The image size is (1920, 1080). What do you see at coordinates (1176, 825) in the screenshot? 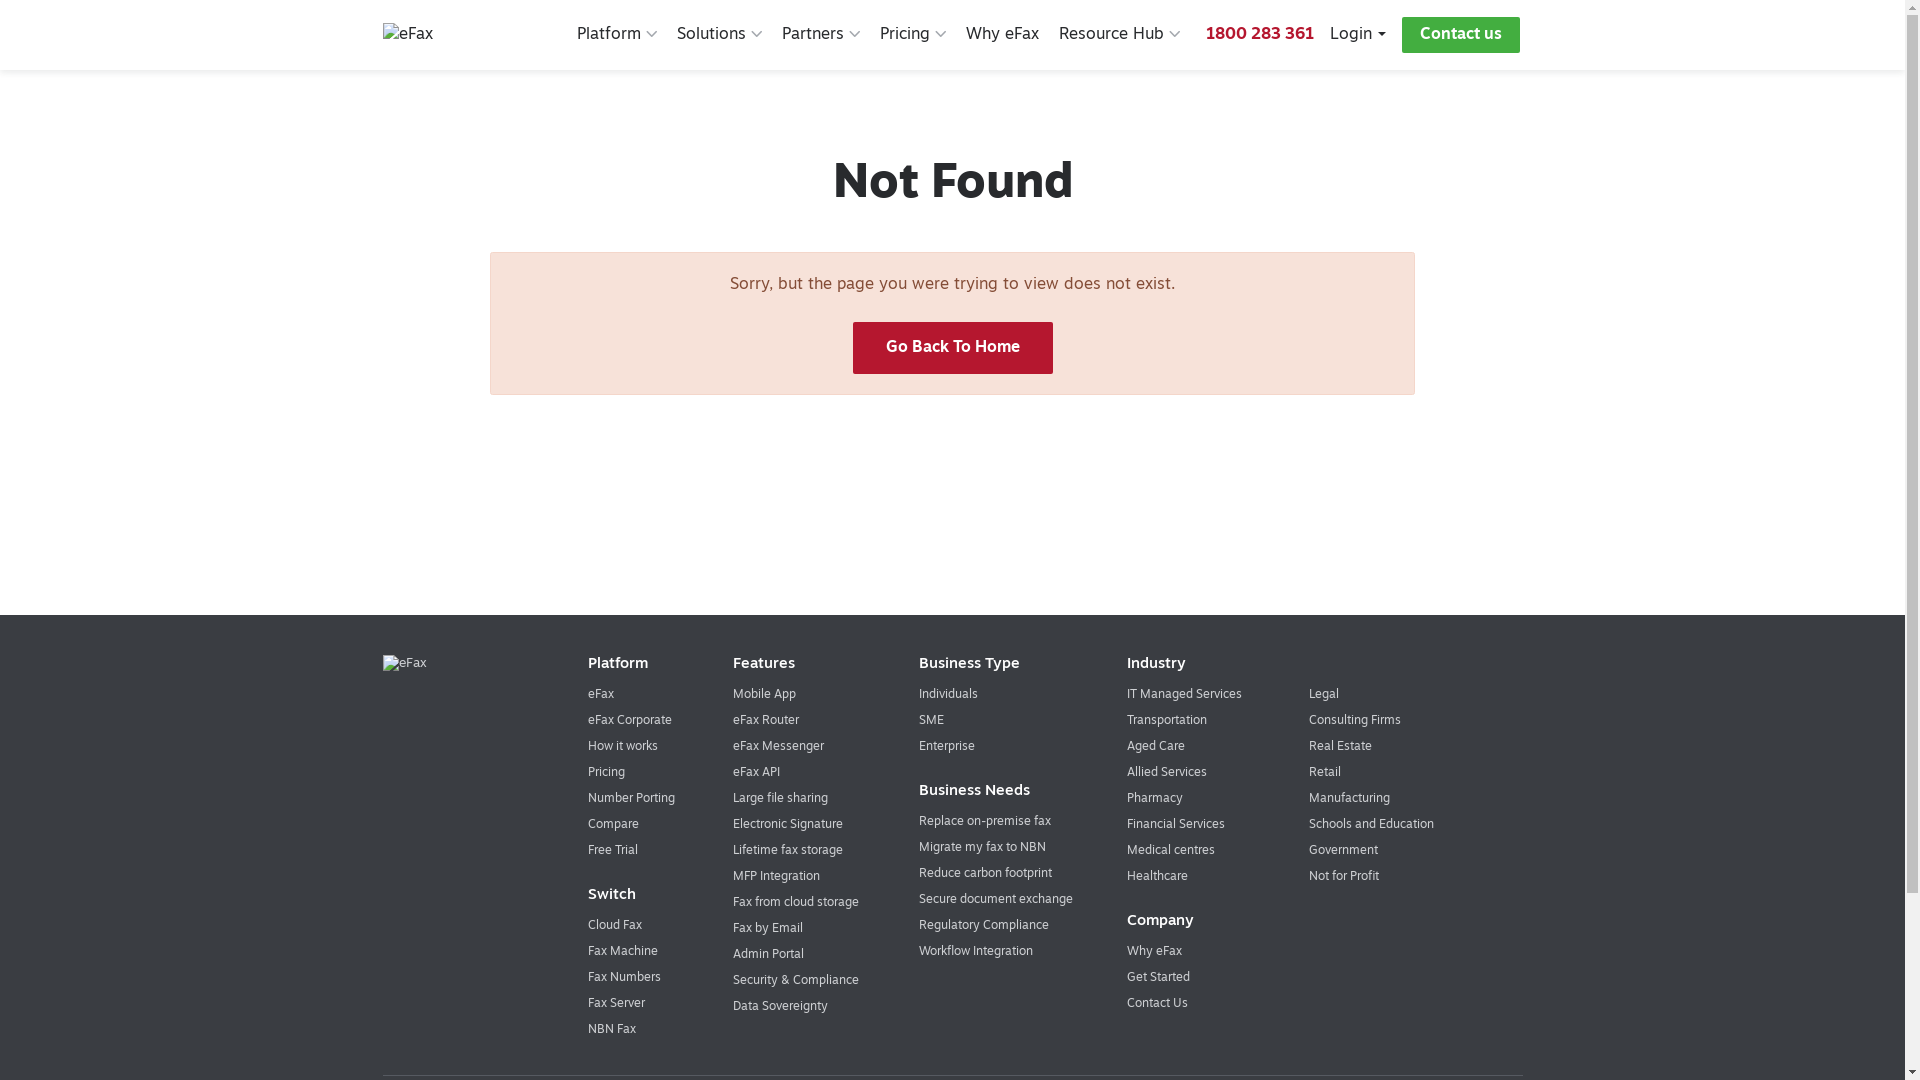
I see `'Financial Services'` at bounding box center [1176, 825].